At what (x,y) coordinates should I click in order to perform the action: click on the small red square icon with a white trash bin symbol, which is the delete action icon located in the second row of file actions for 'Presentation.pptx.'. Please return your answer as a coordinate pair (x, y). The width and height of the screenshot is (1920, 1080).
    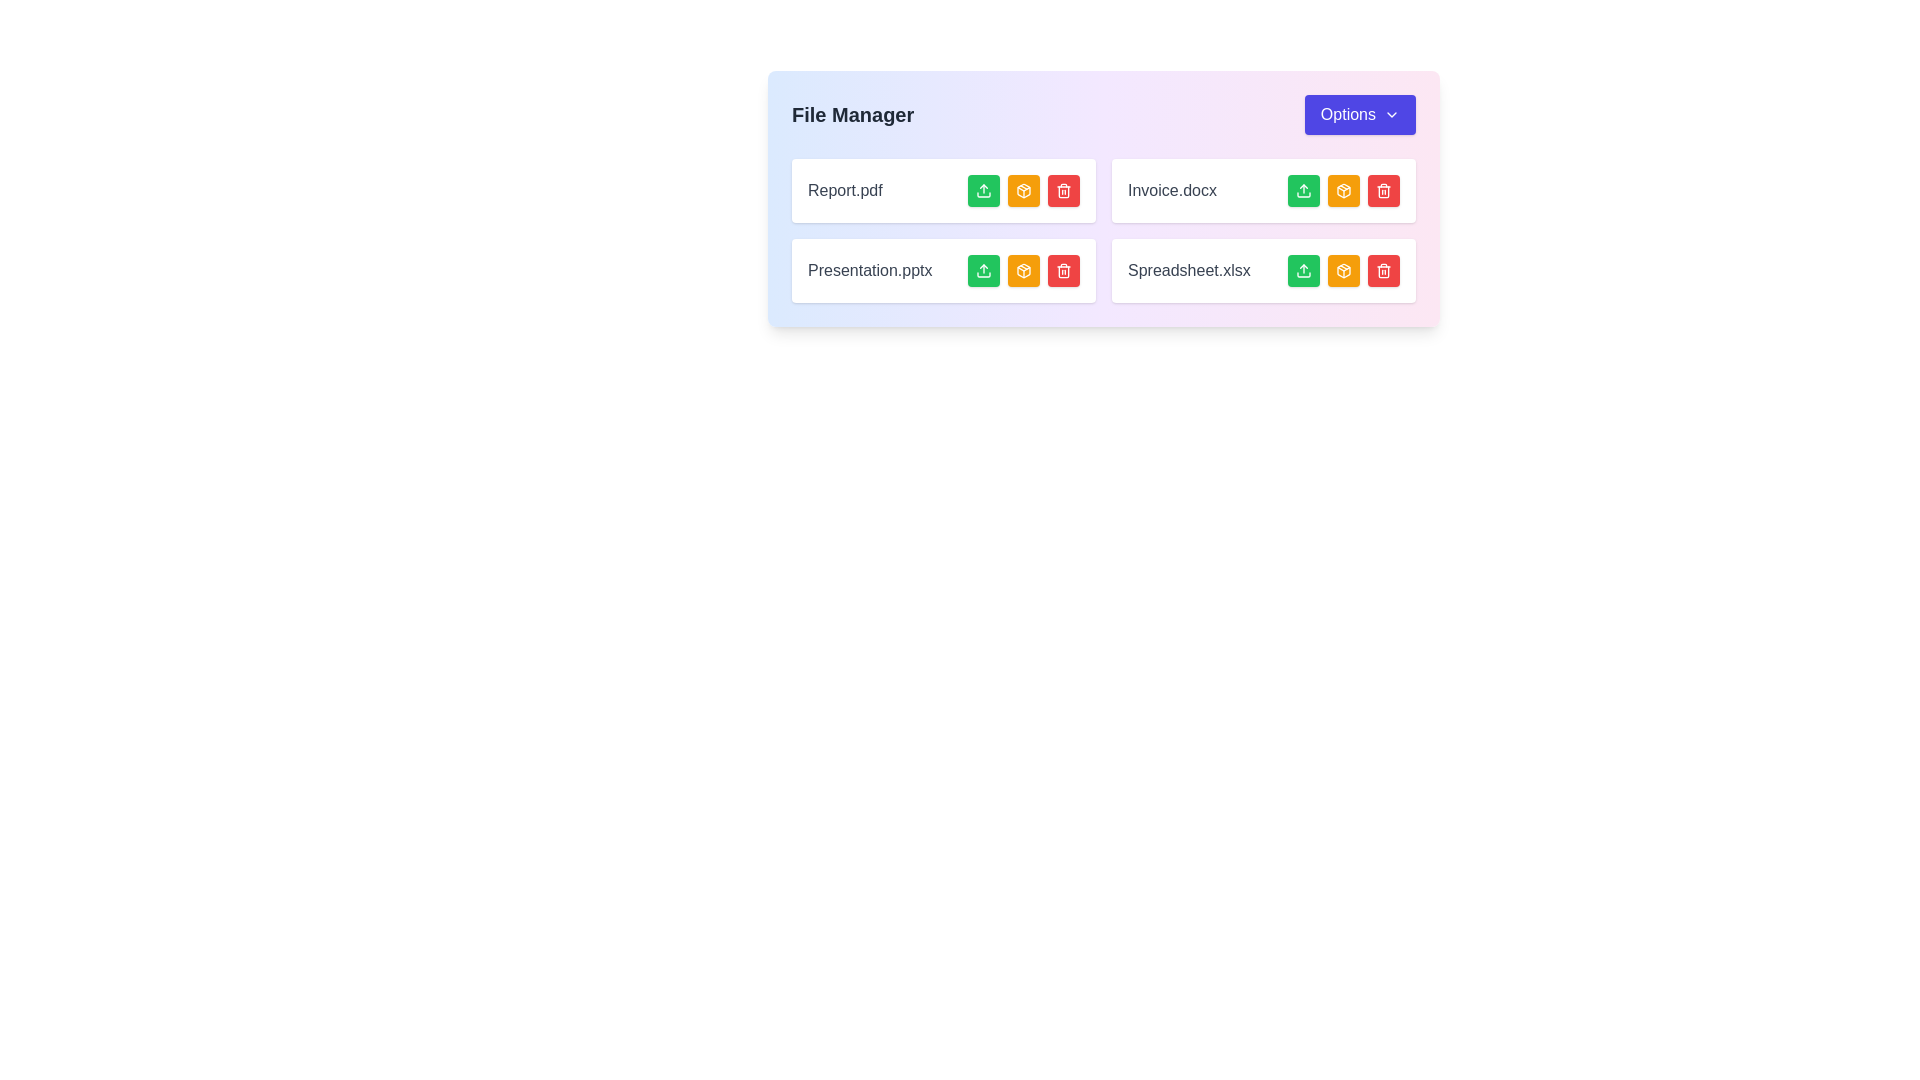
    Looking at the image, I should click on (1063, 270).